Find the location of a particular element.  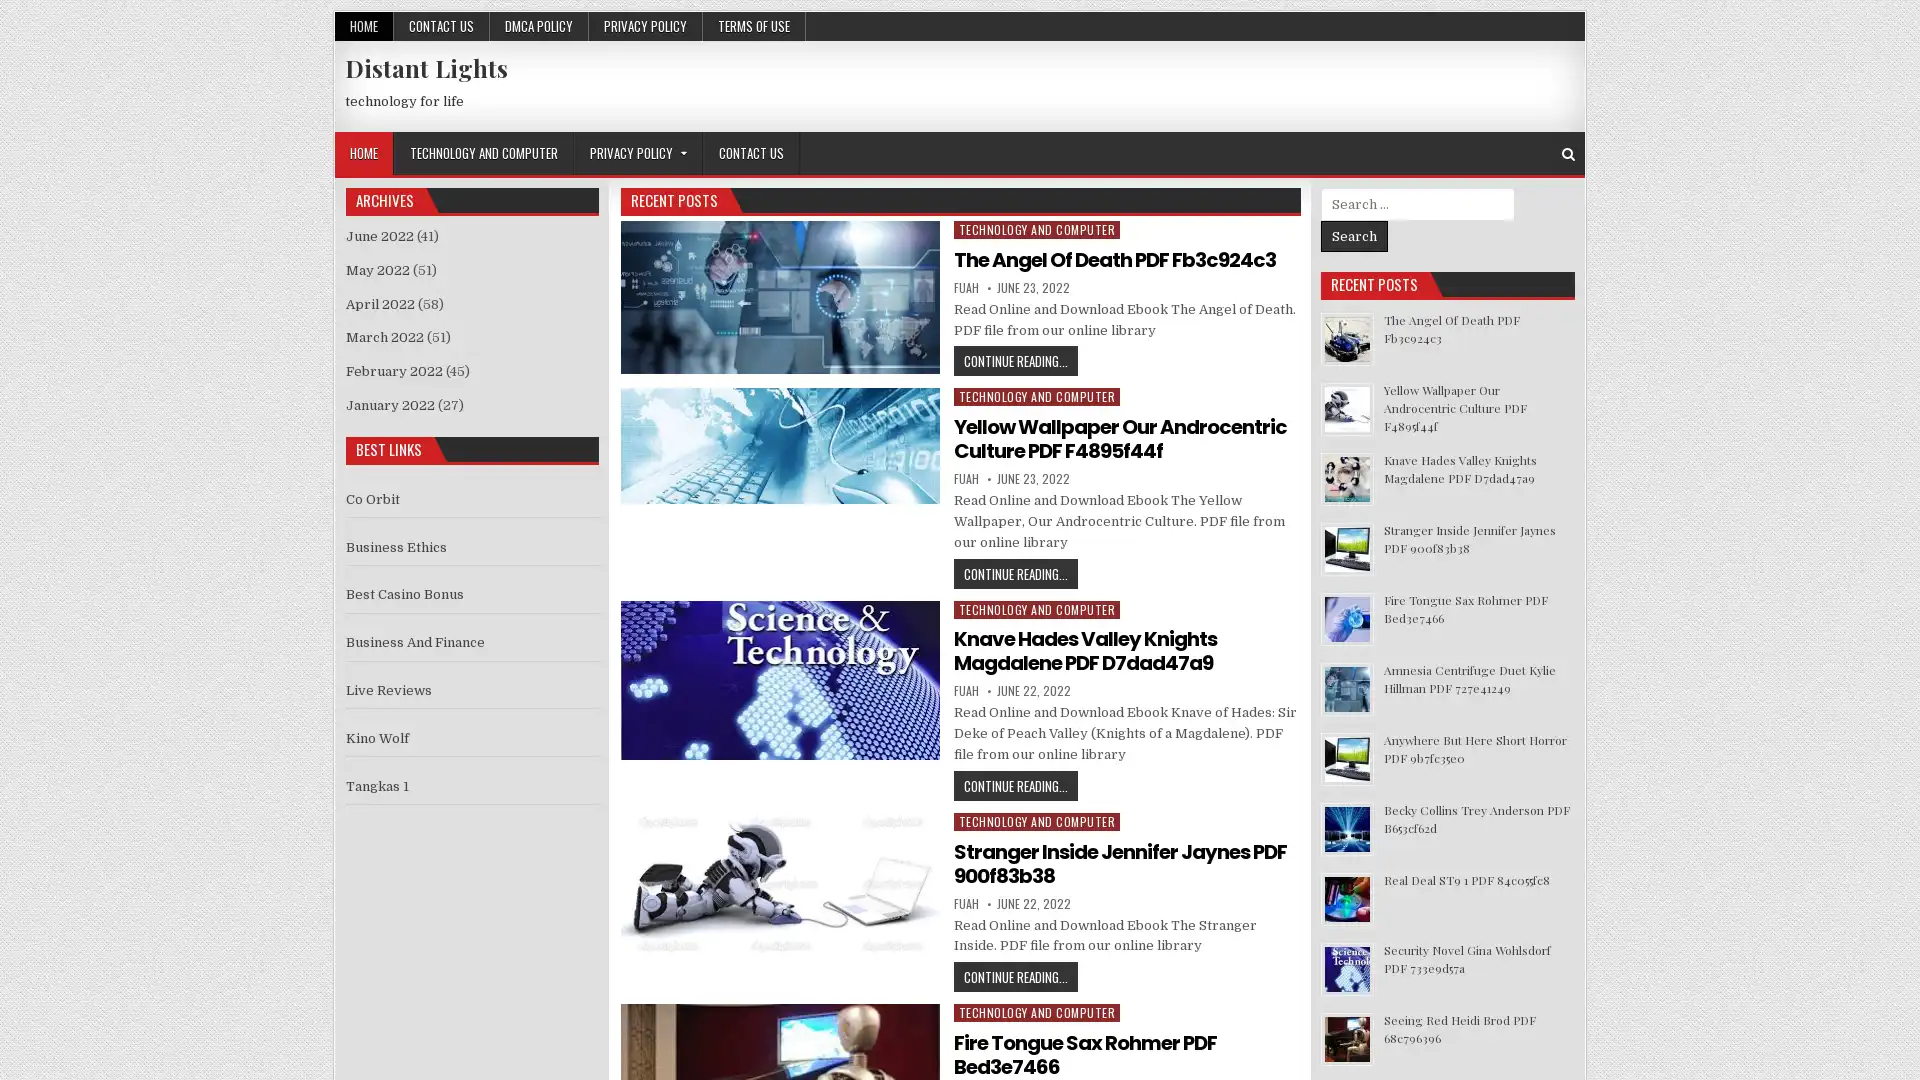

Search is located at coordinates (1354, 235).